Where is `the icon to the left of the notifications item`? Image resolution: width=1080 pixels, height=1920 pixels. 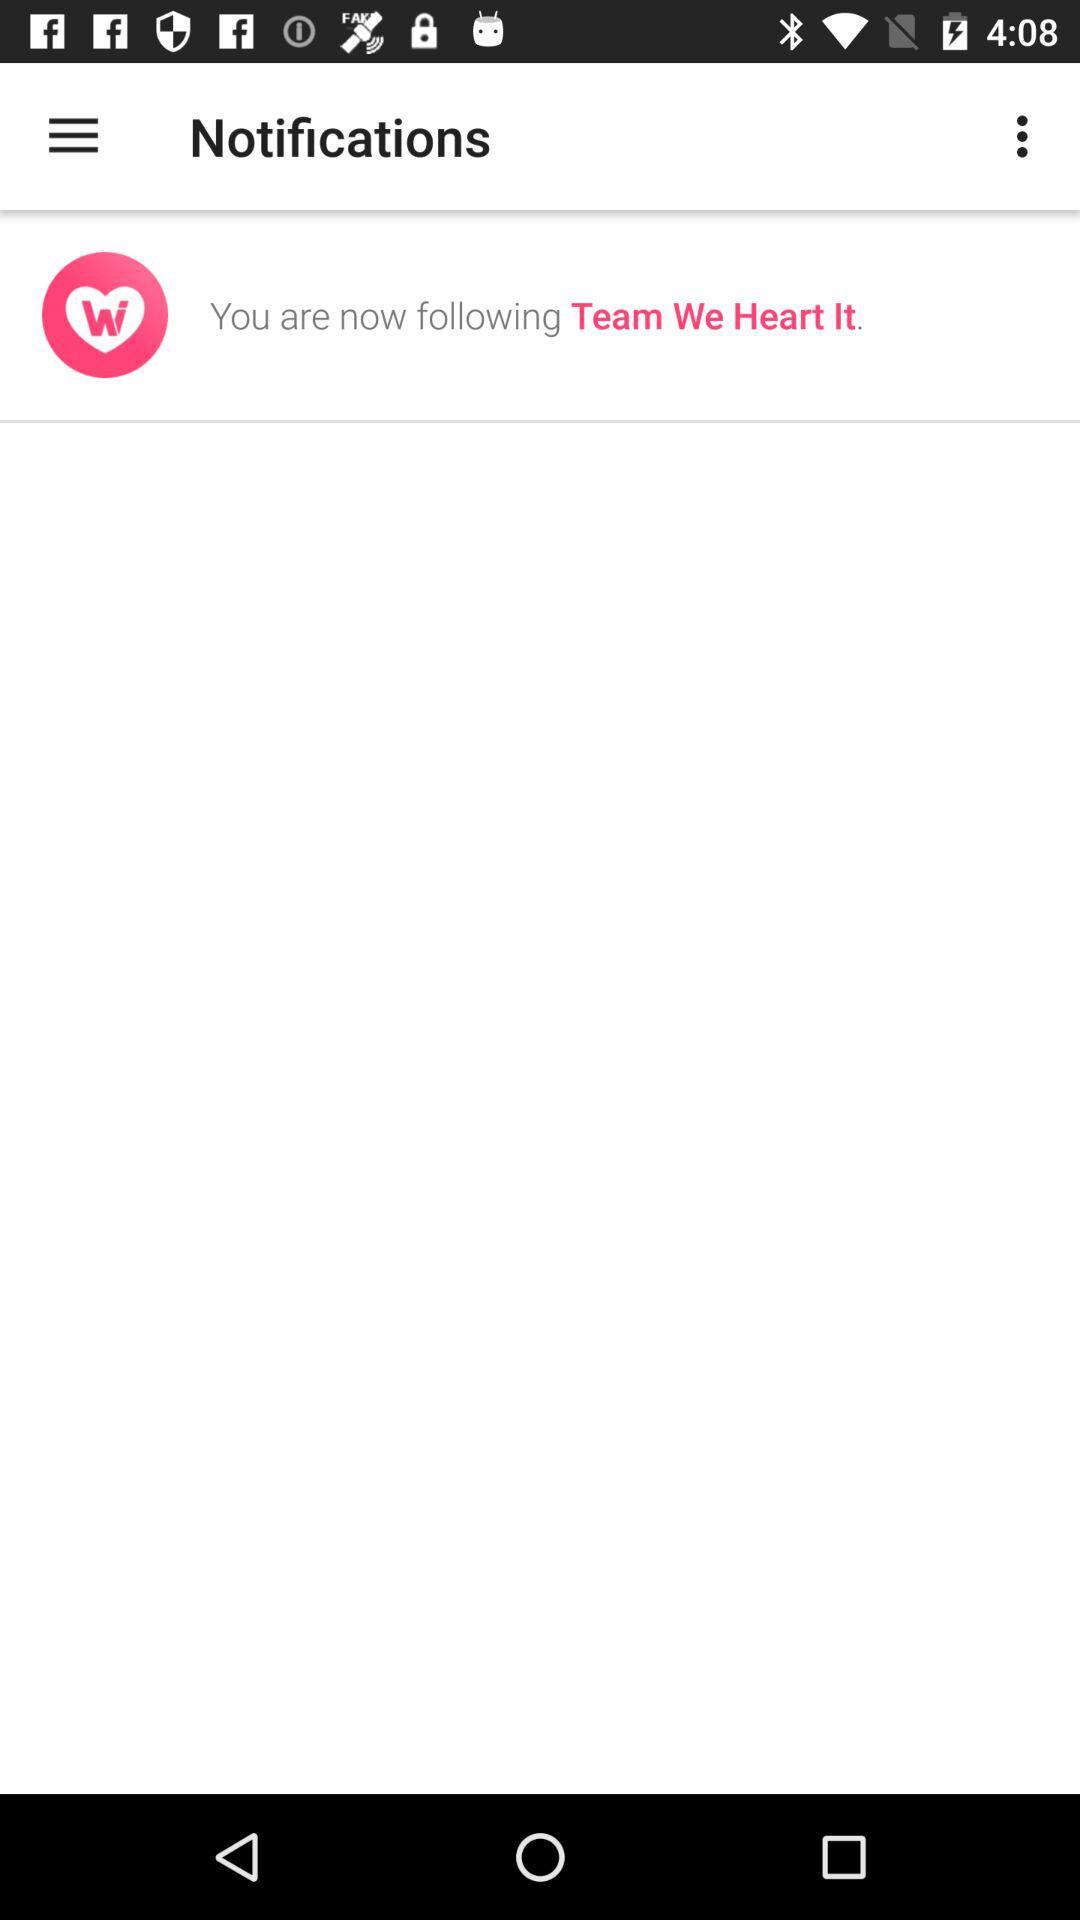
the icon to the left of the notifications item is located at coordinates (72, 135).